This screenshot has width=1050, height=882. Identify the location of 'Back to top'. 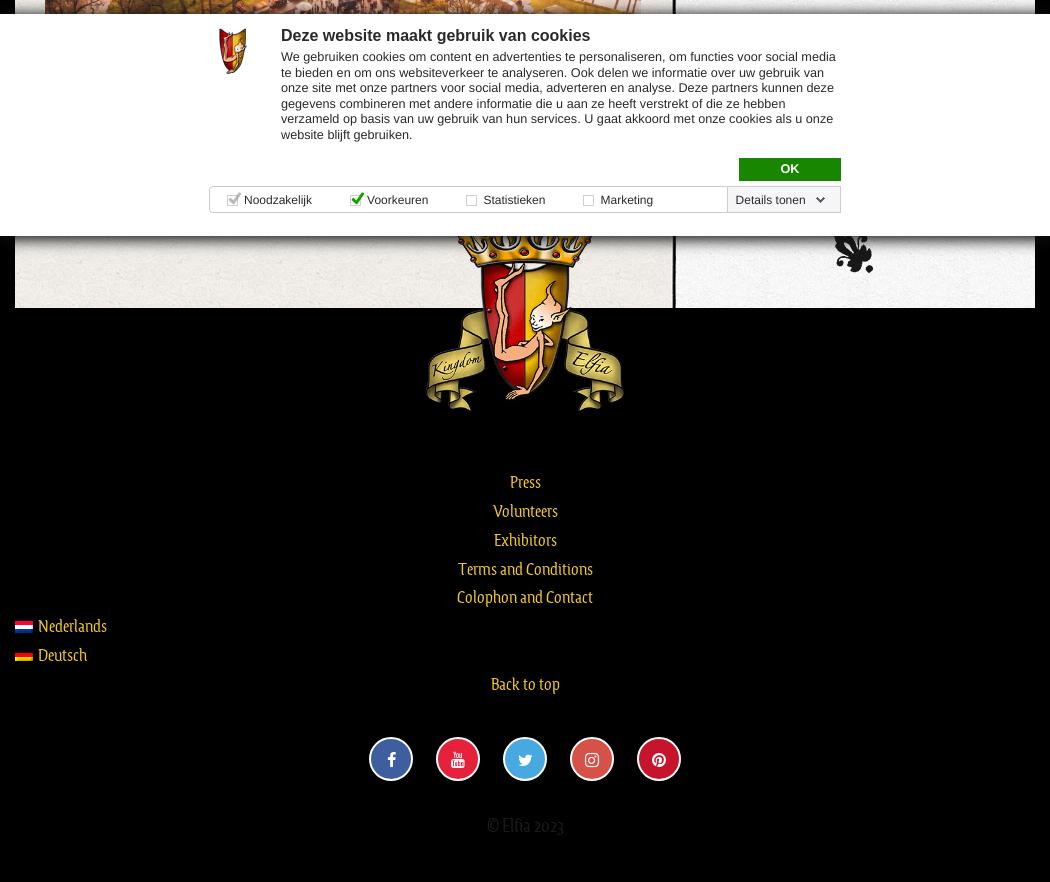
(523, 681).